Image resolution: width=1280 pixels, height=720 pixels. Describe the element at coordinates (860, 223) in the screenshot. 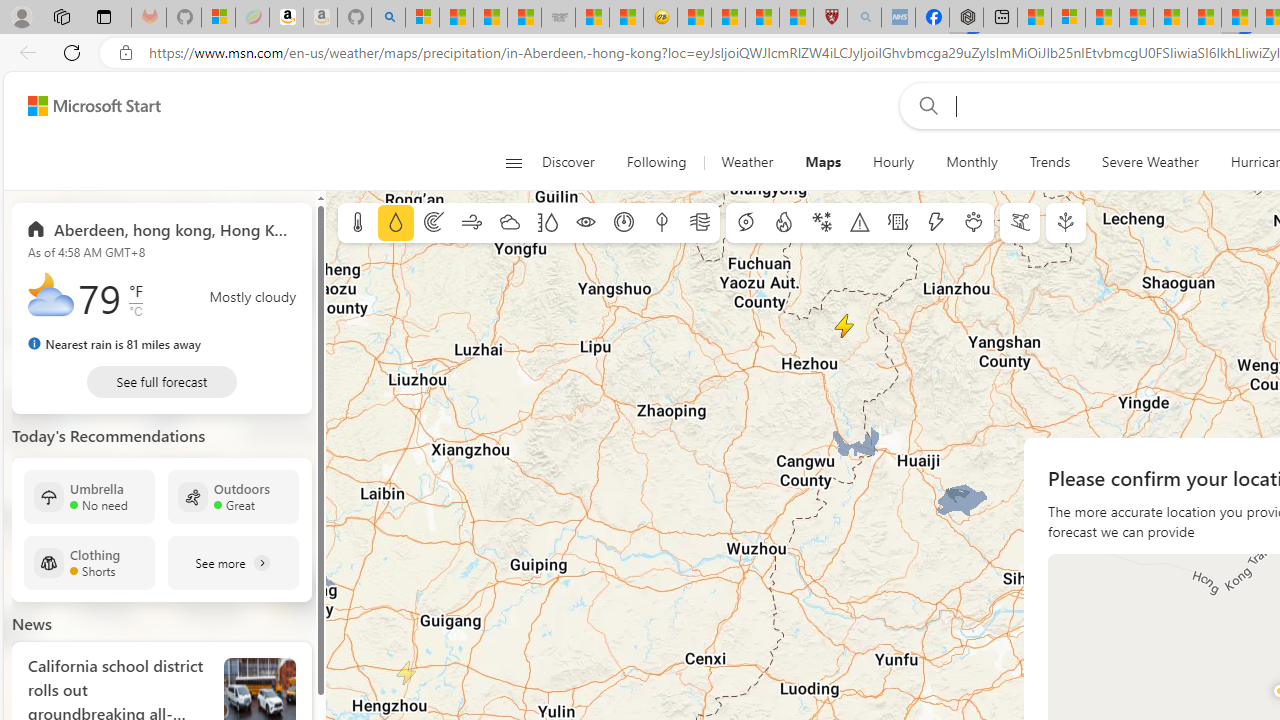

I see `'Severe weather'` at that location.